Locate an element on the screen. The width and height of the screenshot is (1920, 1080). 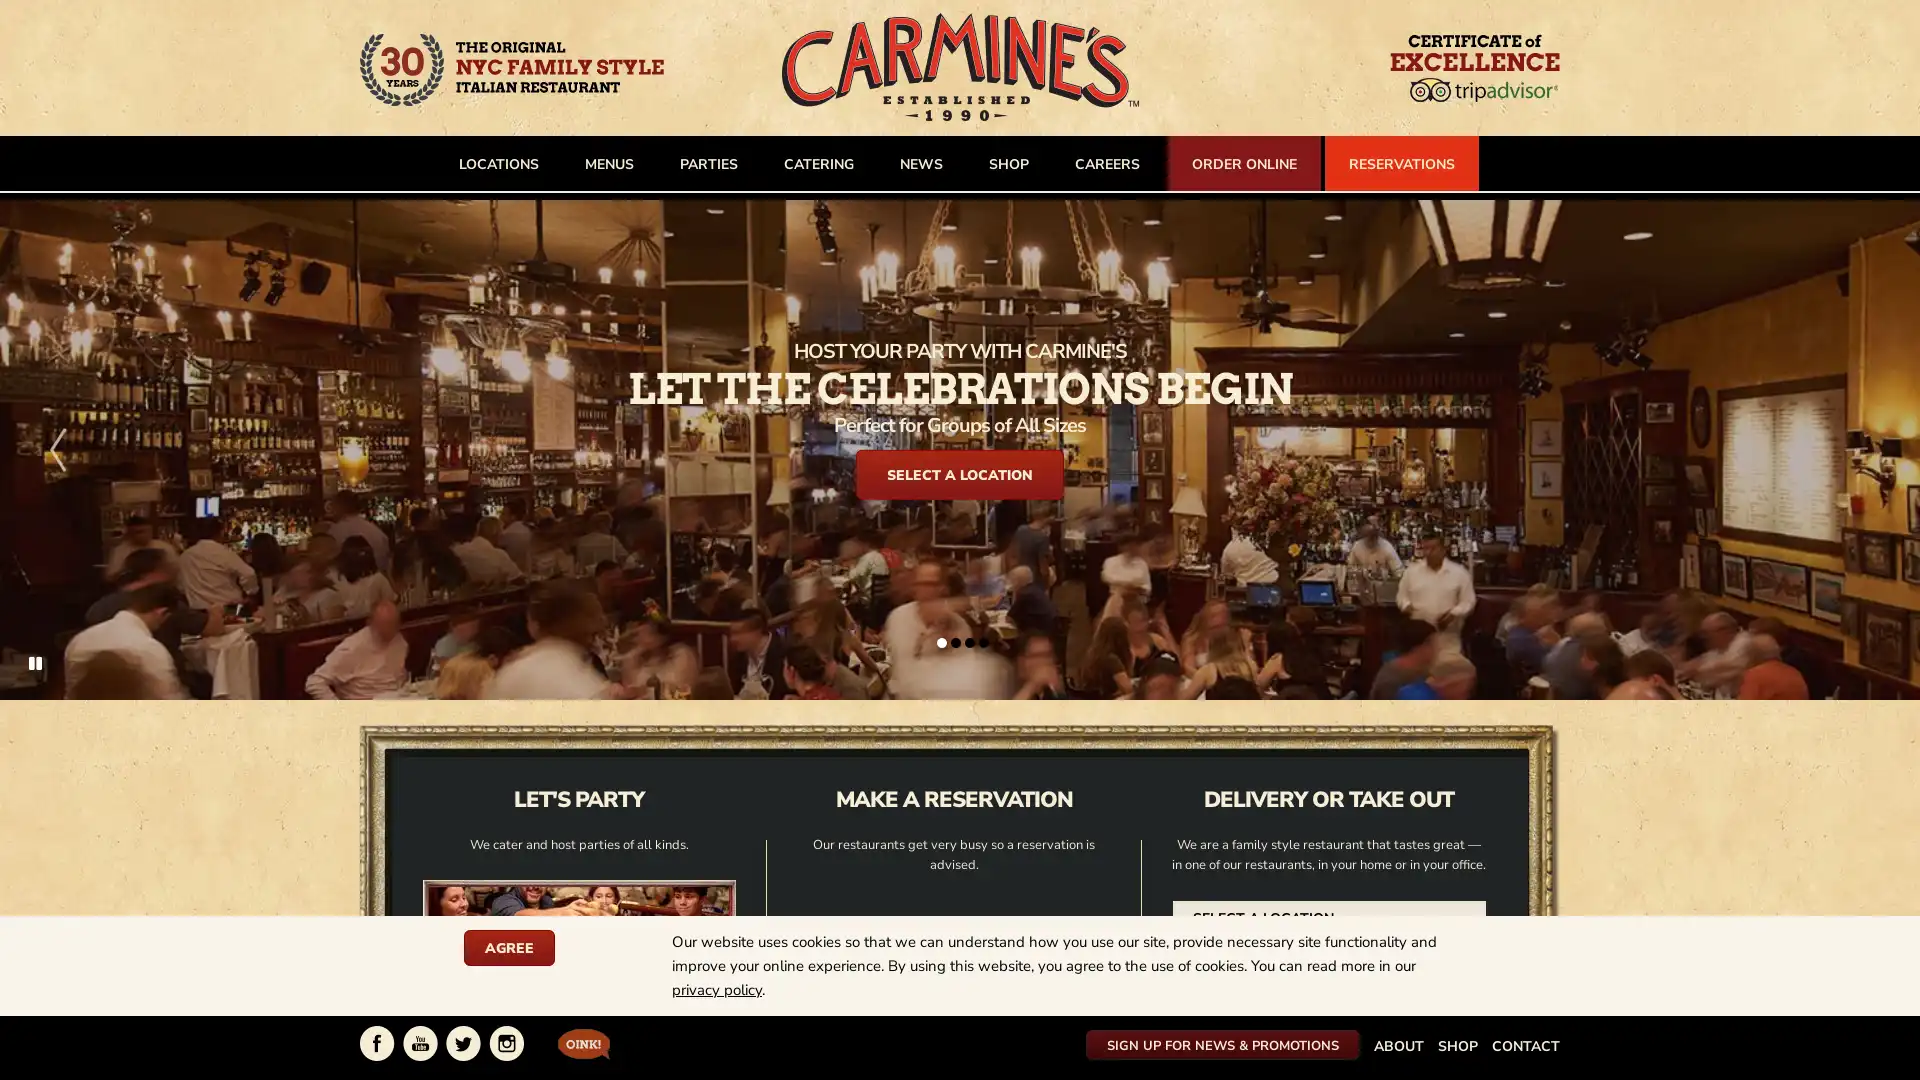
Next is located at coordinates (1861, 448).